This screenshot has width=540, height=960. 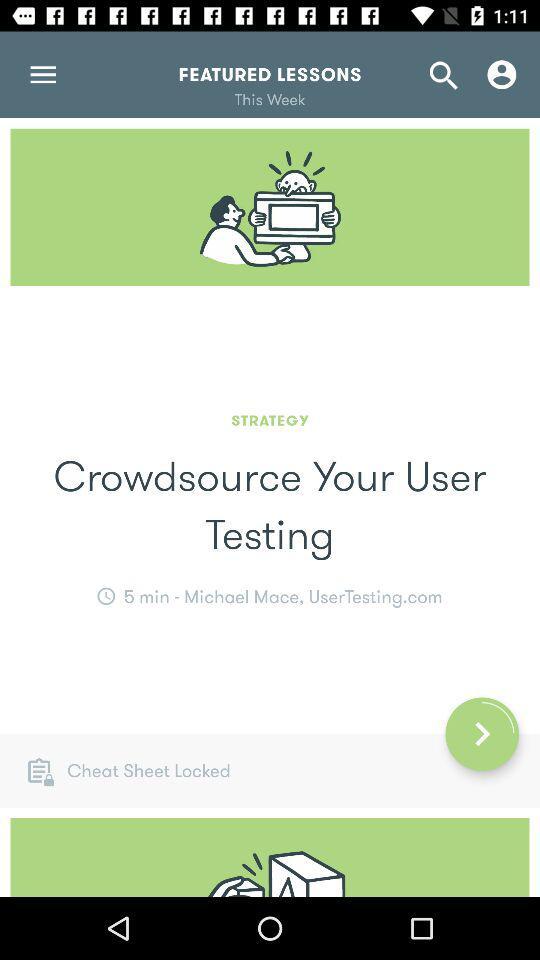 I want to click on the menu icon, so click(x=43, y=74).